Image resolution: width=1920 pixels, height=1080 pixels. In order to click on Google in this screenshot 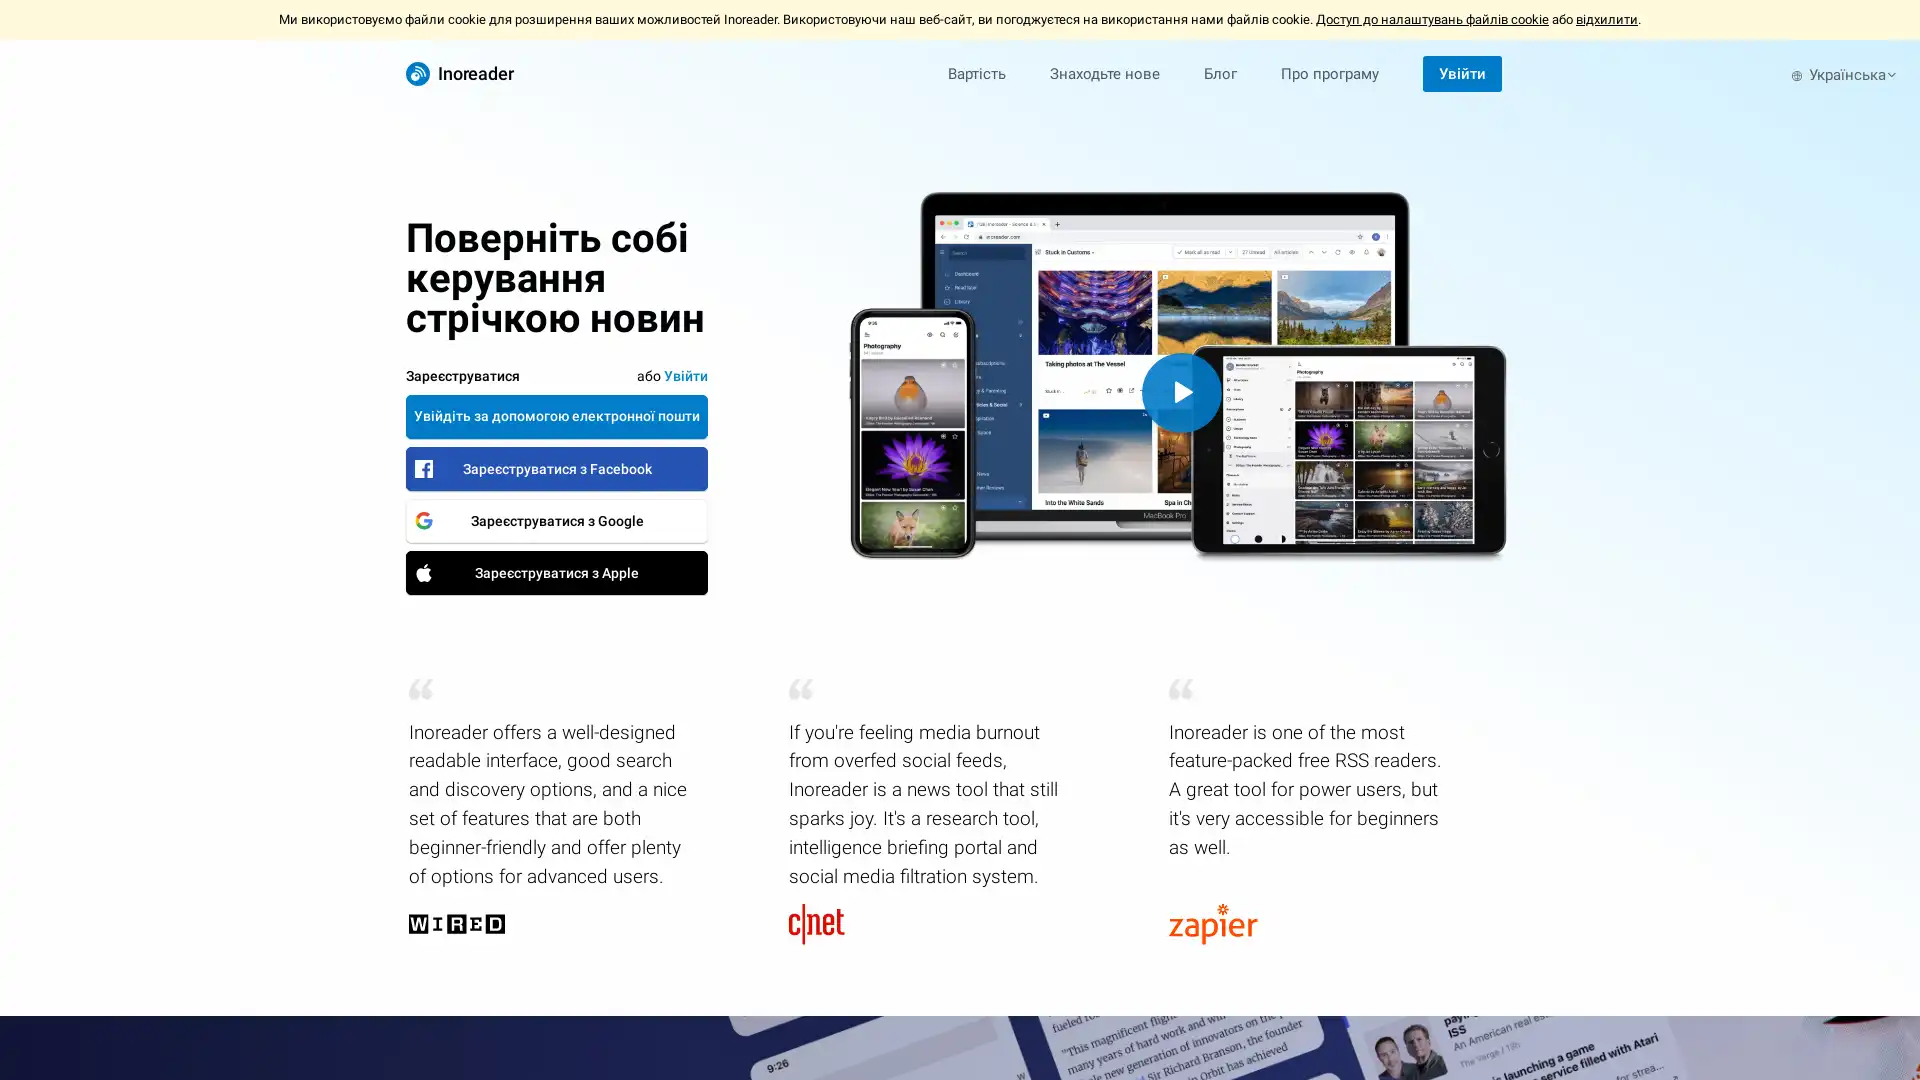, I will do `click(556, 519)`.